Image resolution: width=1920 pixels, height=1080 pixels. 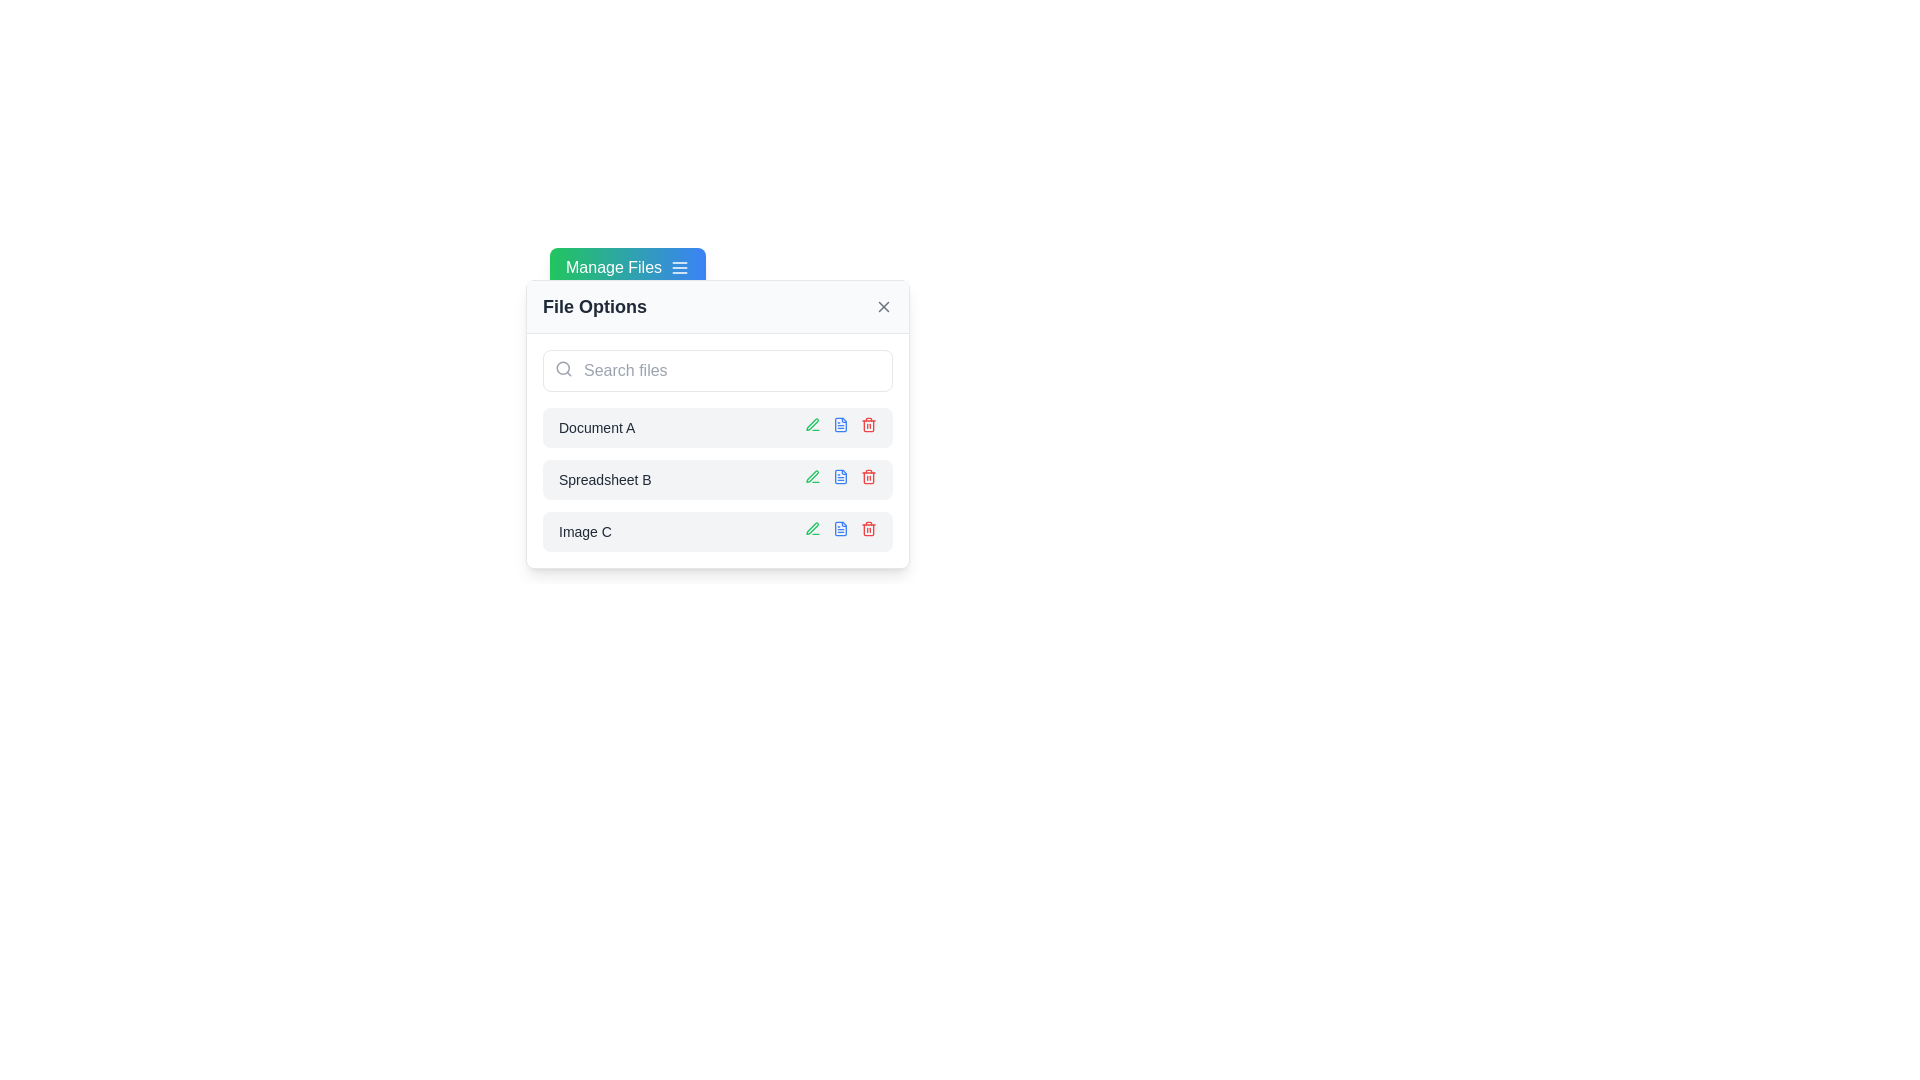 I want to click on the 'X' icon button located at the top right corner of the 'File Options' header section, so click(x=882, y=307).